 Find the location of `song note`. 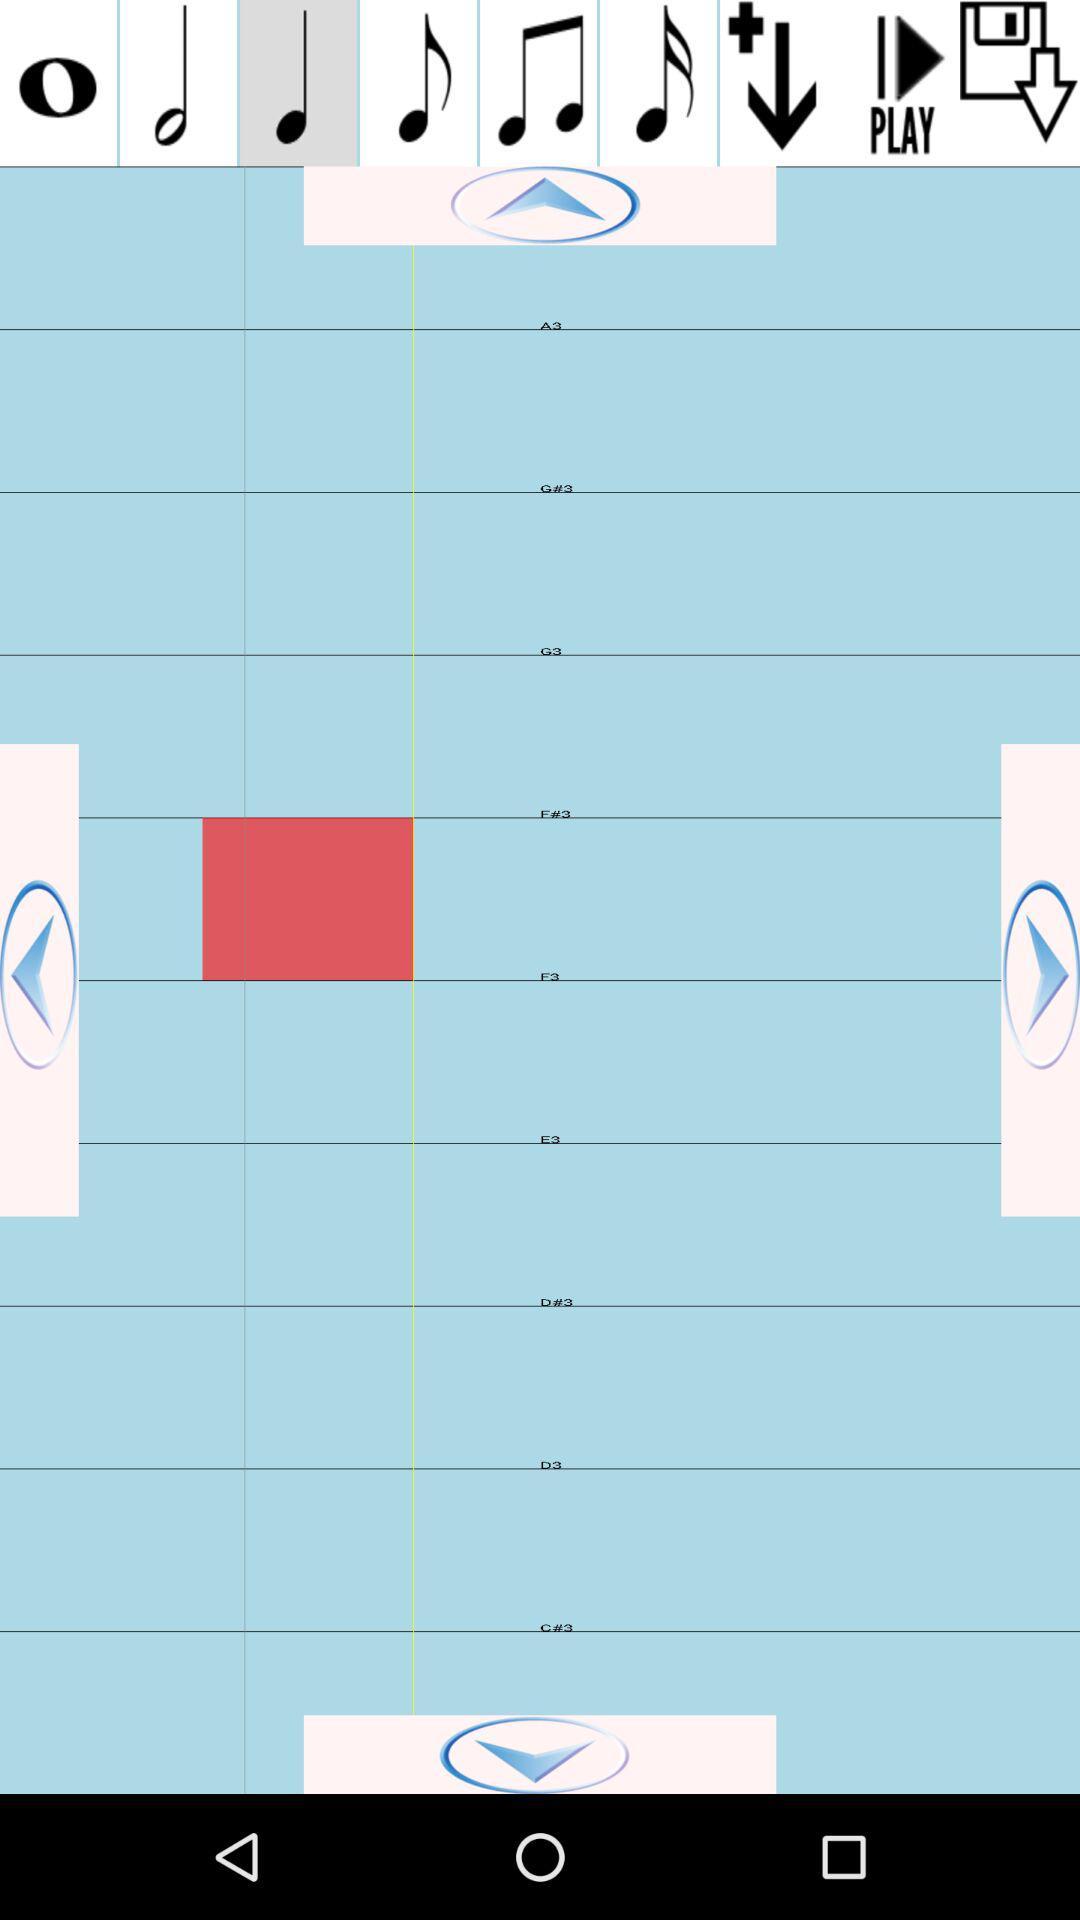

song note is located at coordinates (298, 82).